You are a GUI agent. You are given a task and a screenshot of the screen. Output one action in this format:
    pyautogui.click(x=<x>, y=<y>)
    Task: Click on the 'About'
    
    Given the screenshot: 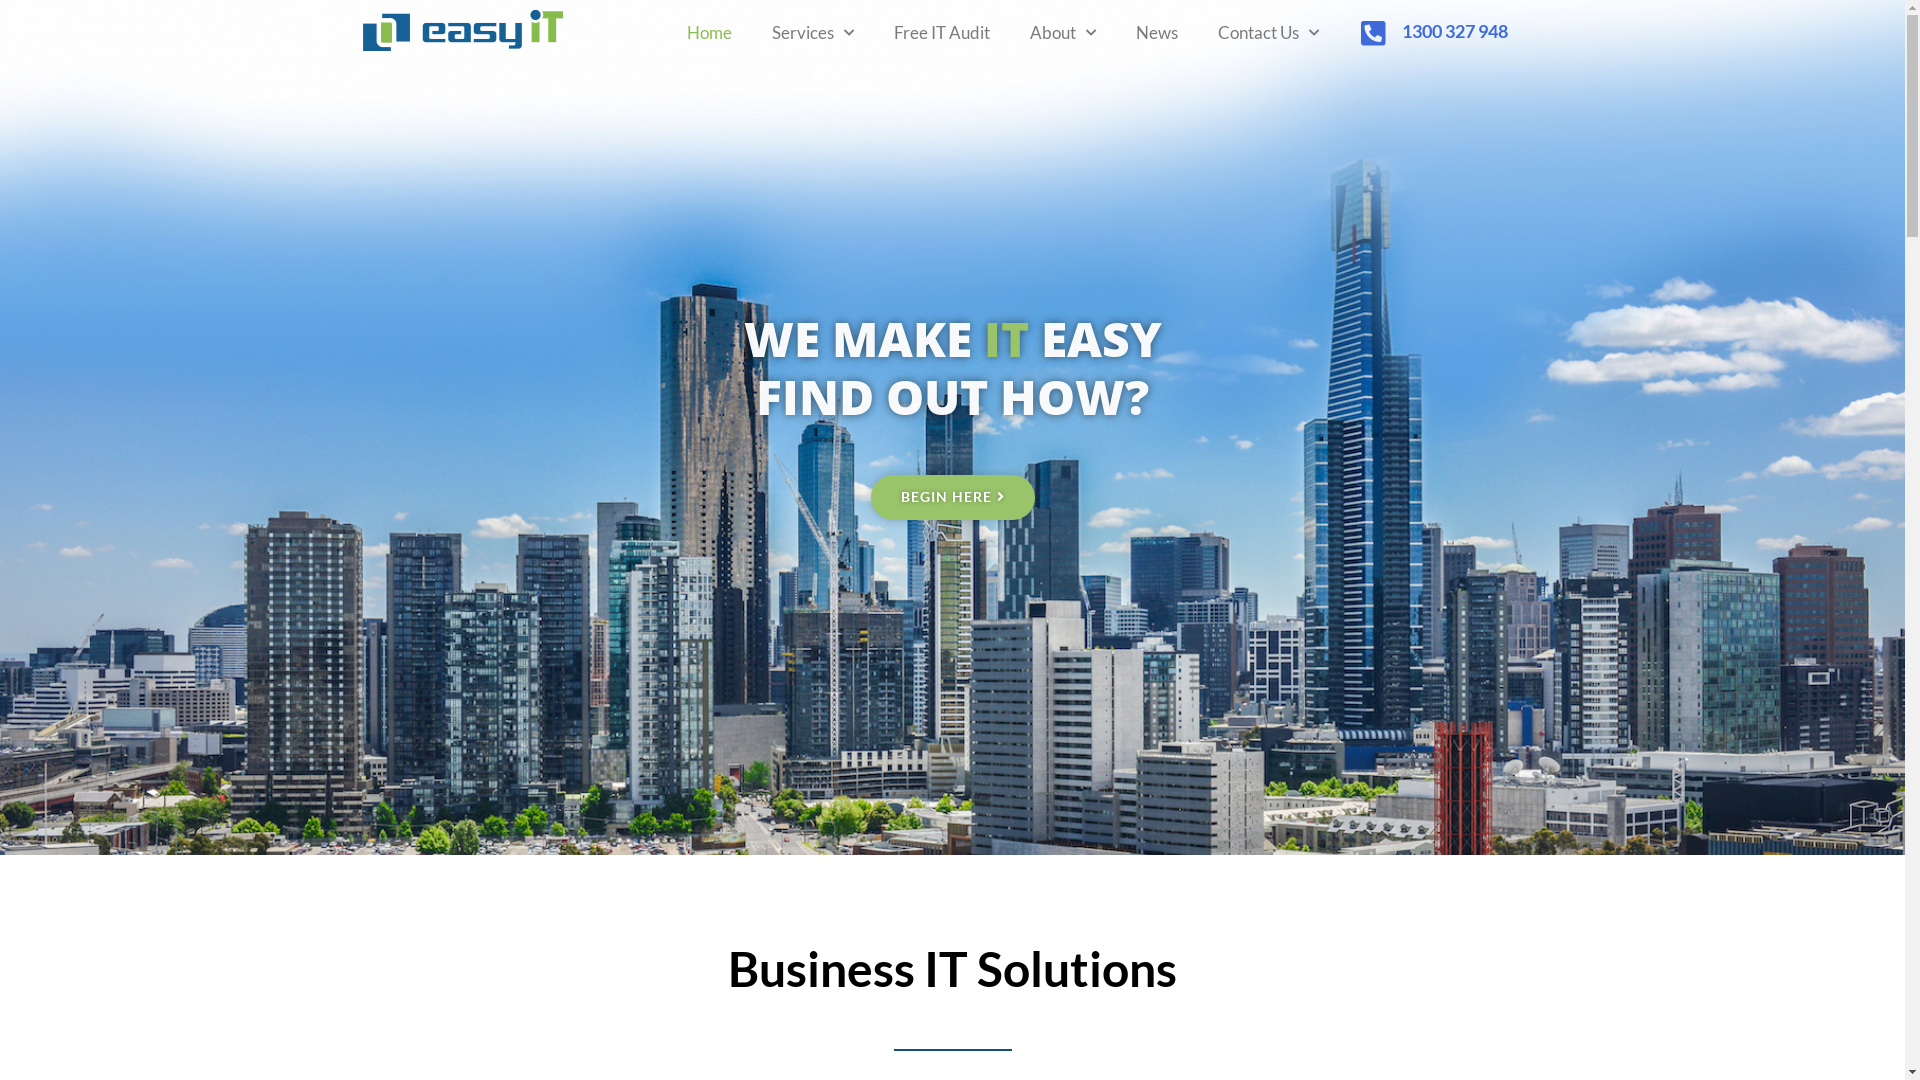 What is the action you would take?
    pyautogui.click(x=1061, y=33)
    